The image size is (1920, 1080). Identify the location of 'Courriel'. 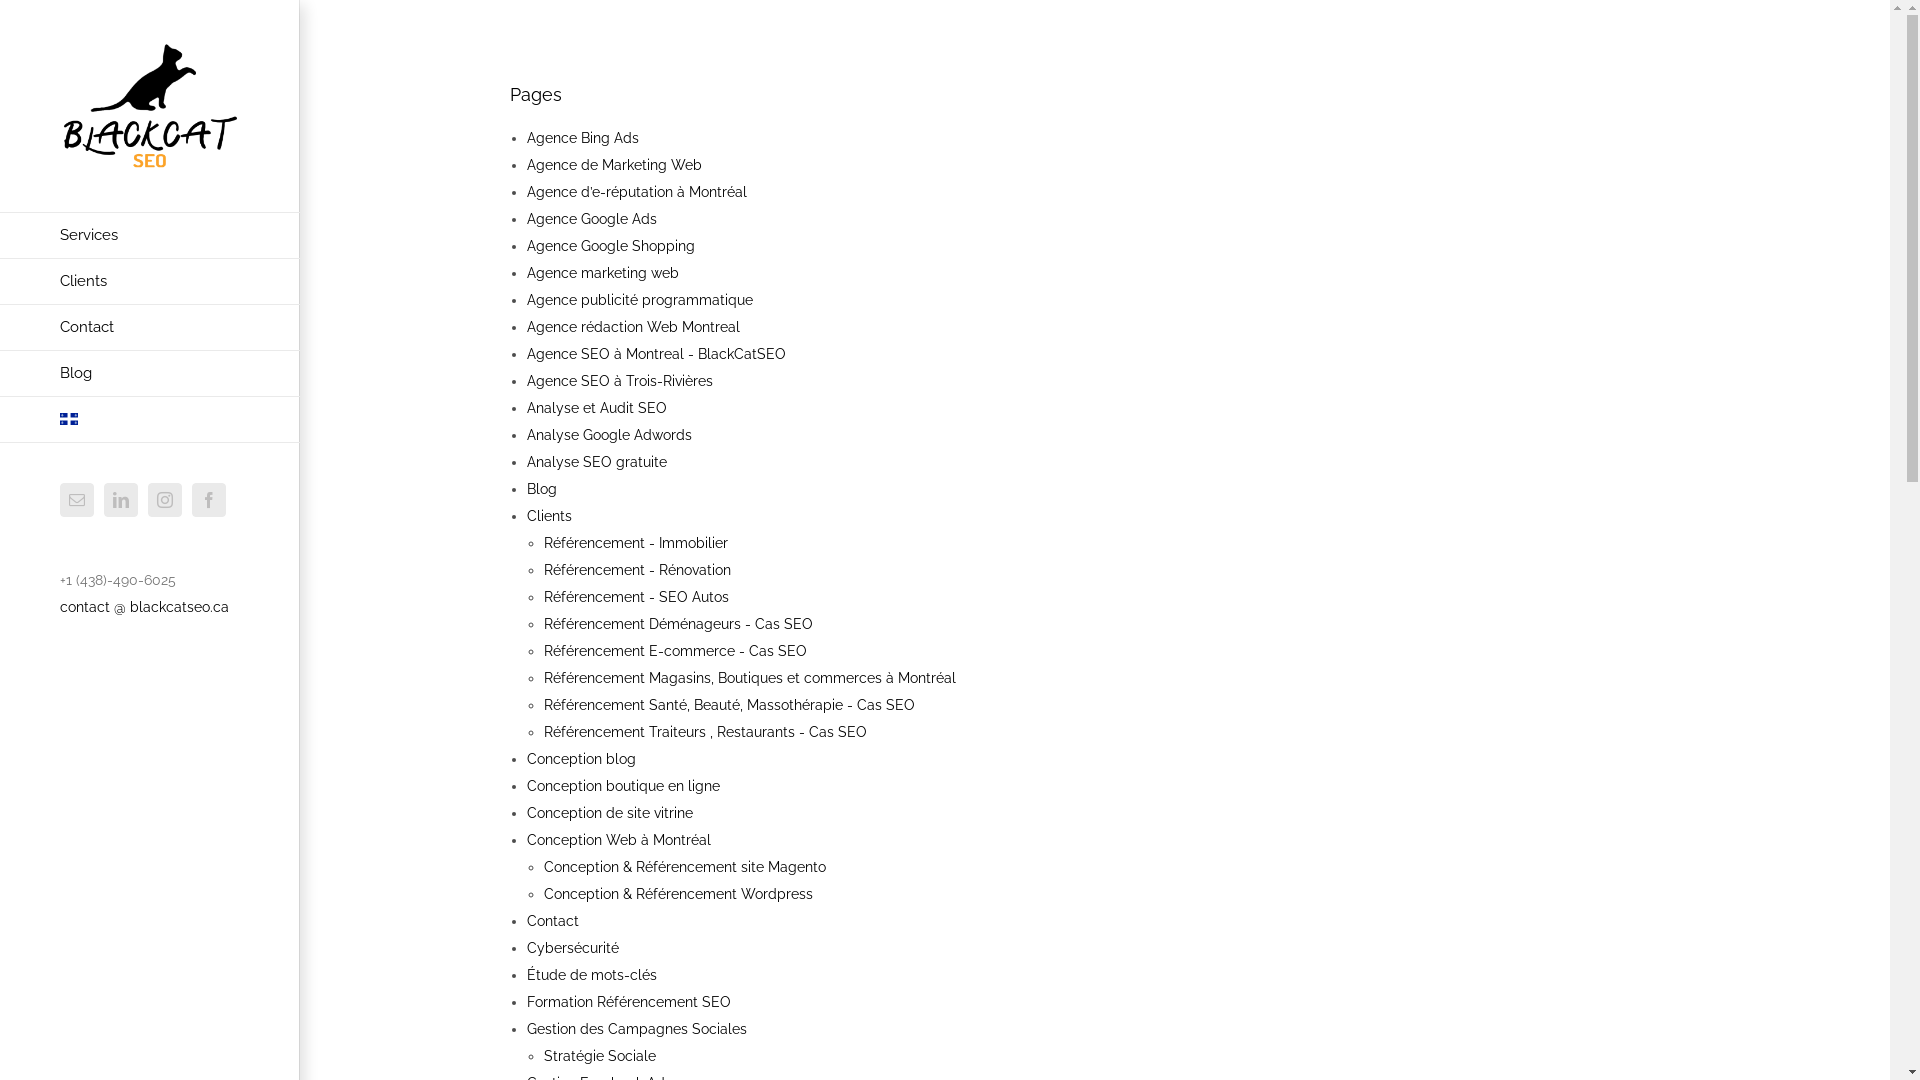
(59, 499).